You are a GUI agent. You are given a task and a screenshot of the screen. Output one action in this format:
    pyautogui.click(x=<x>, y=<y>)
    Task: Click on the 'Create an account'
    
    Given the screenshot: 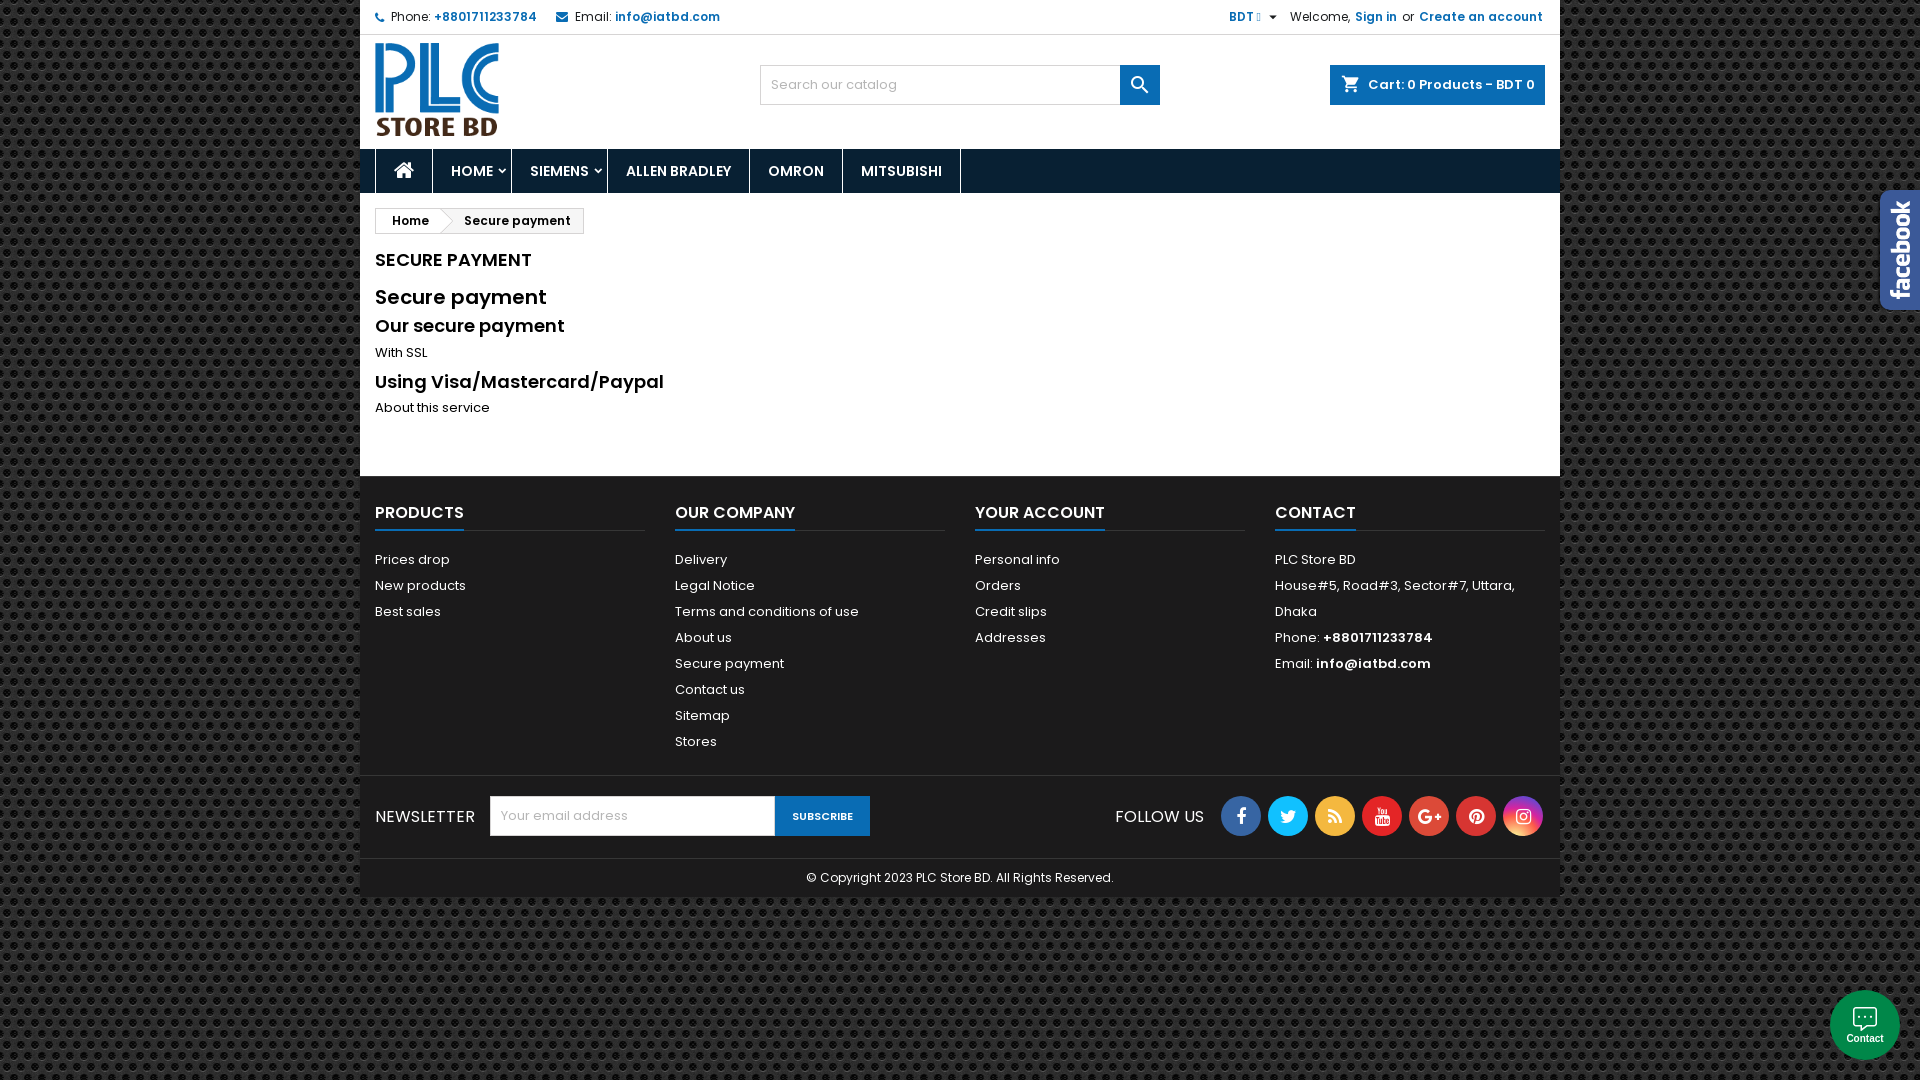 What is the action you would take?
    pyautogui.click(x=1415, y=16)
    